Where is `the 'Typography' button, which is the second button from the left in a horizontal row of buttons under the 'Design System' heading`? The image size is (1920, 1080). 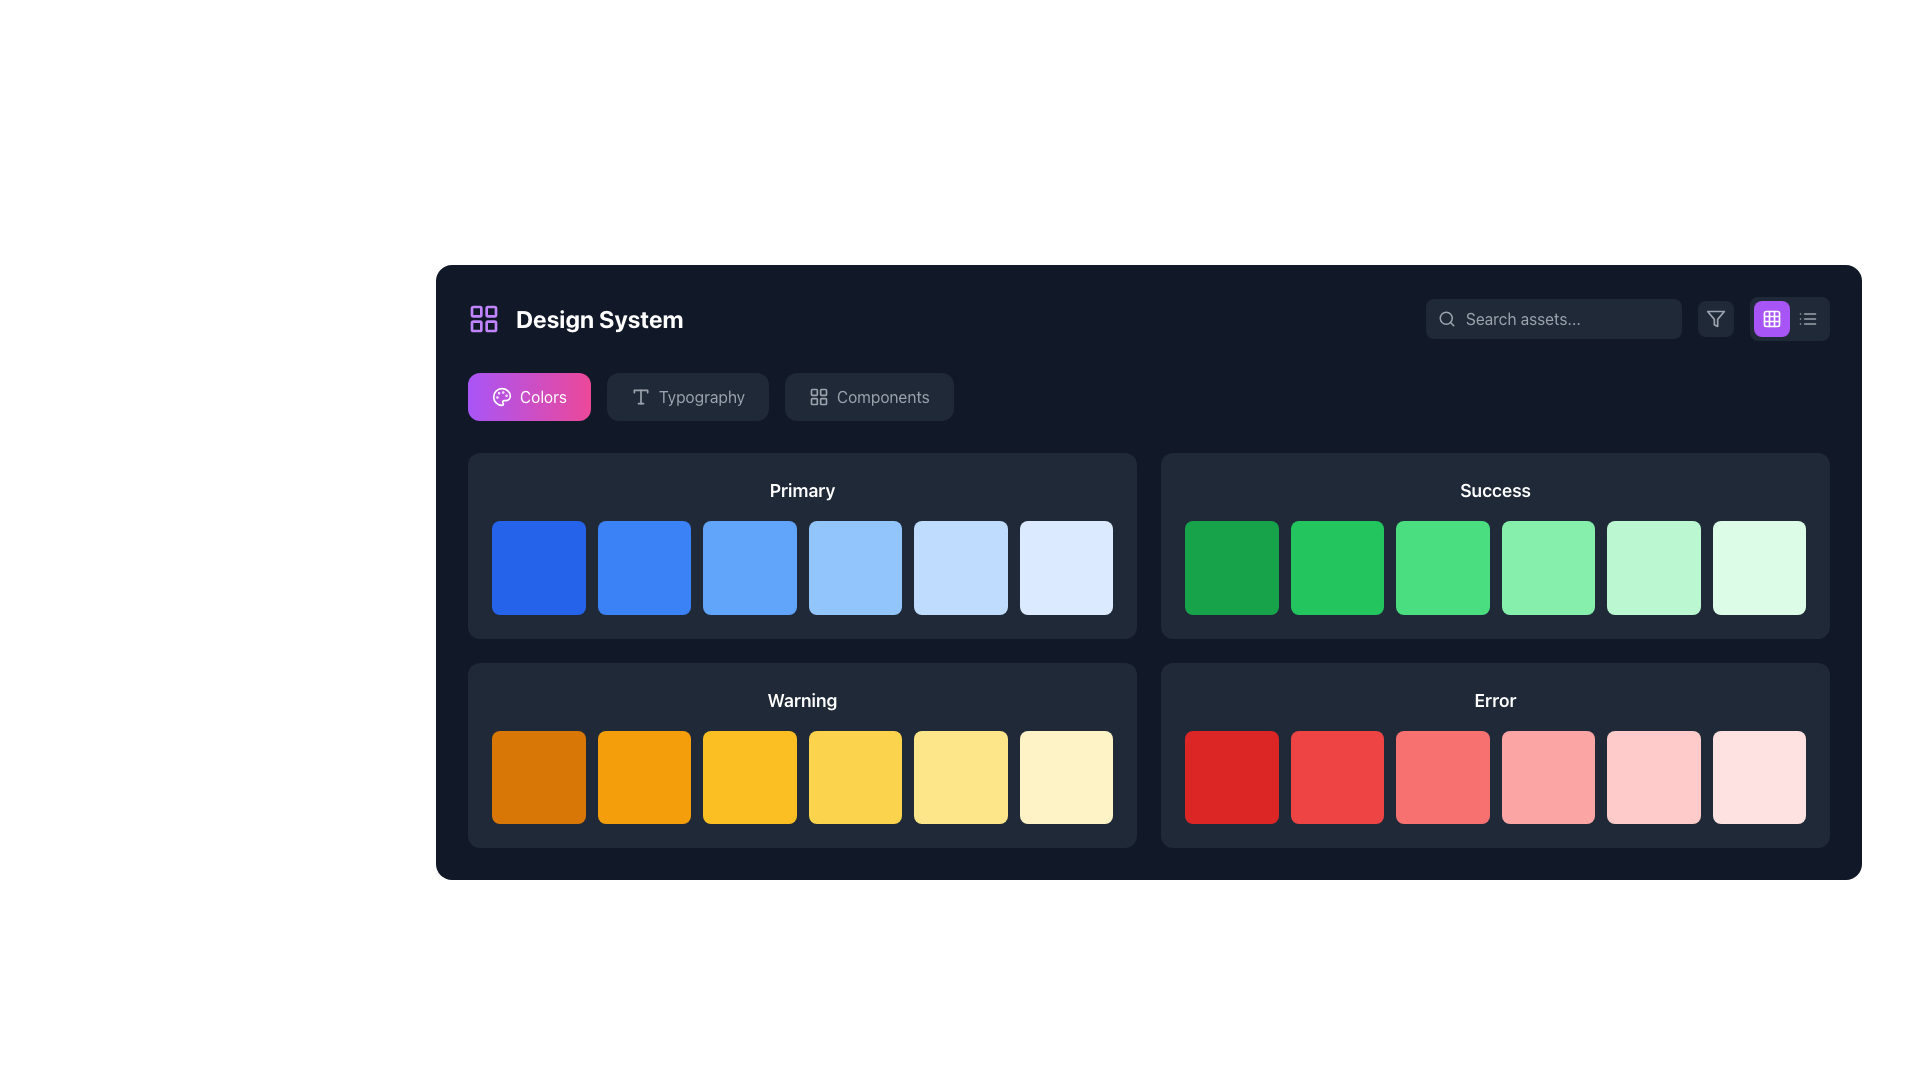
the 'Typography' button, which is the second button from the left in a horizontal row of buttons under the 'Design System' heading is located at coordinates (687, 397).